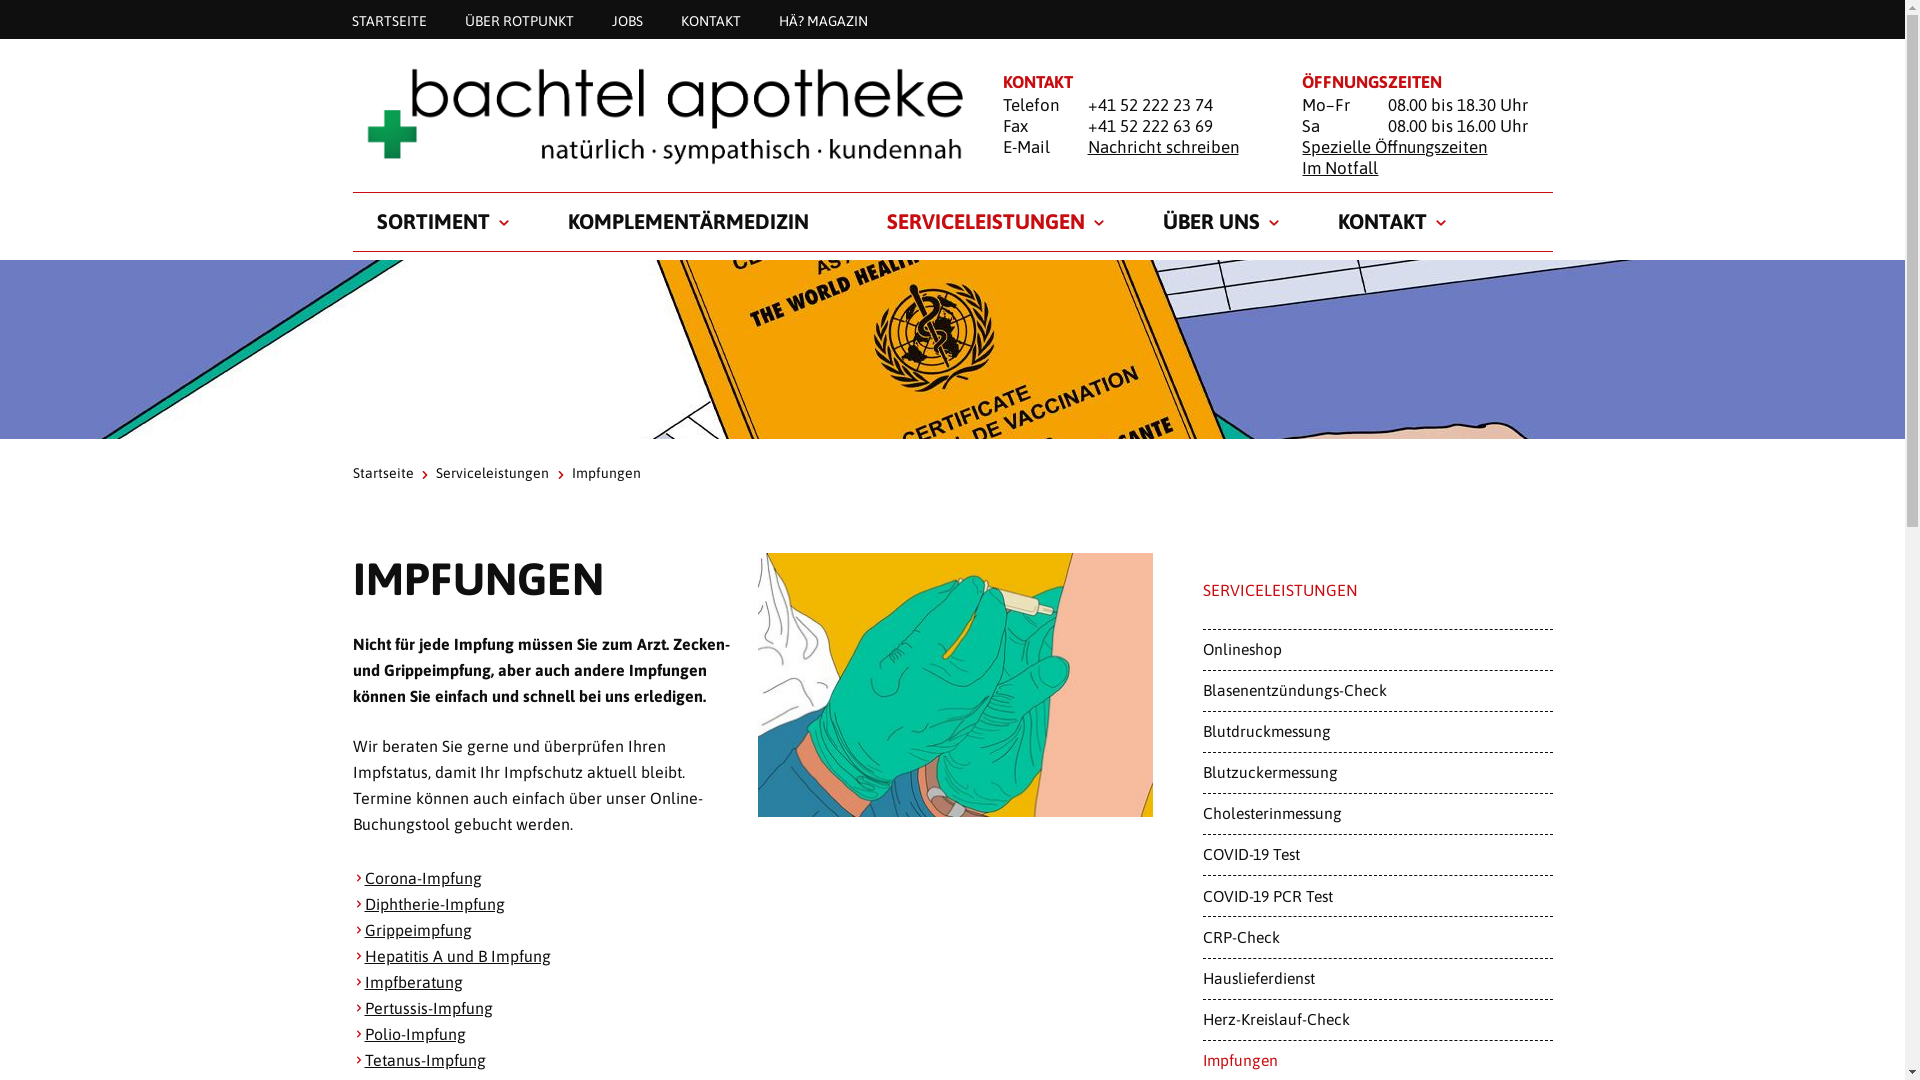 This screenshot has width=1920, height=1080. What do you see at coordinates (984, 222) in the screenshot?
I see `'SERVICELEISTUNGEN'` at bounding box center [984, 222].